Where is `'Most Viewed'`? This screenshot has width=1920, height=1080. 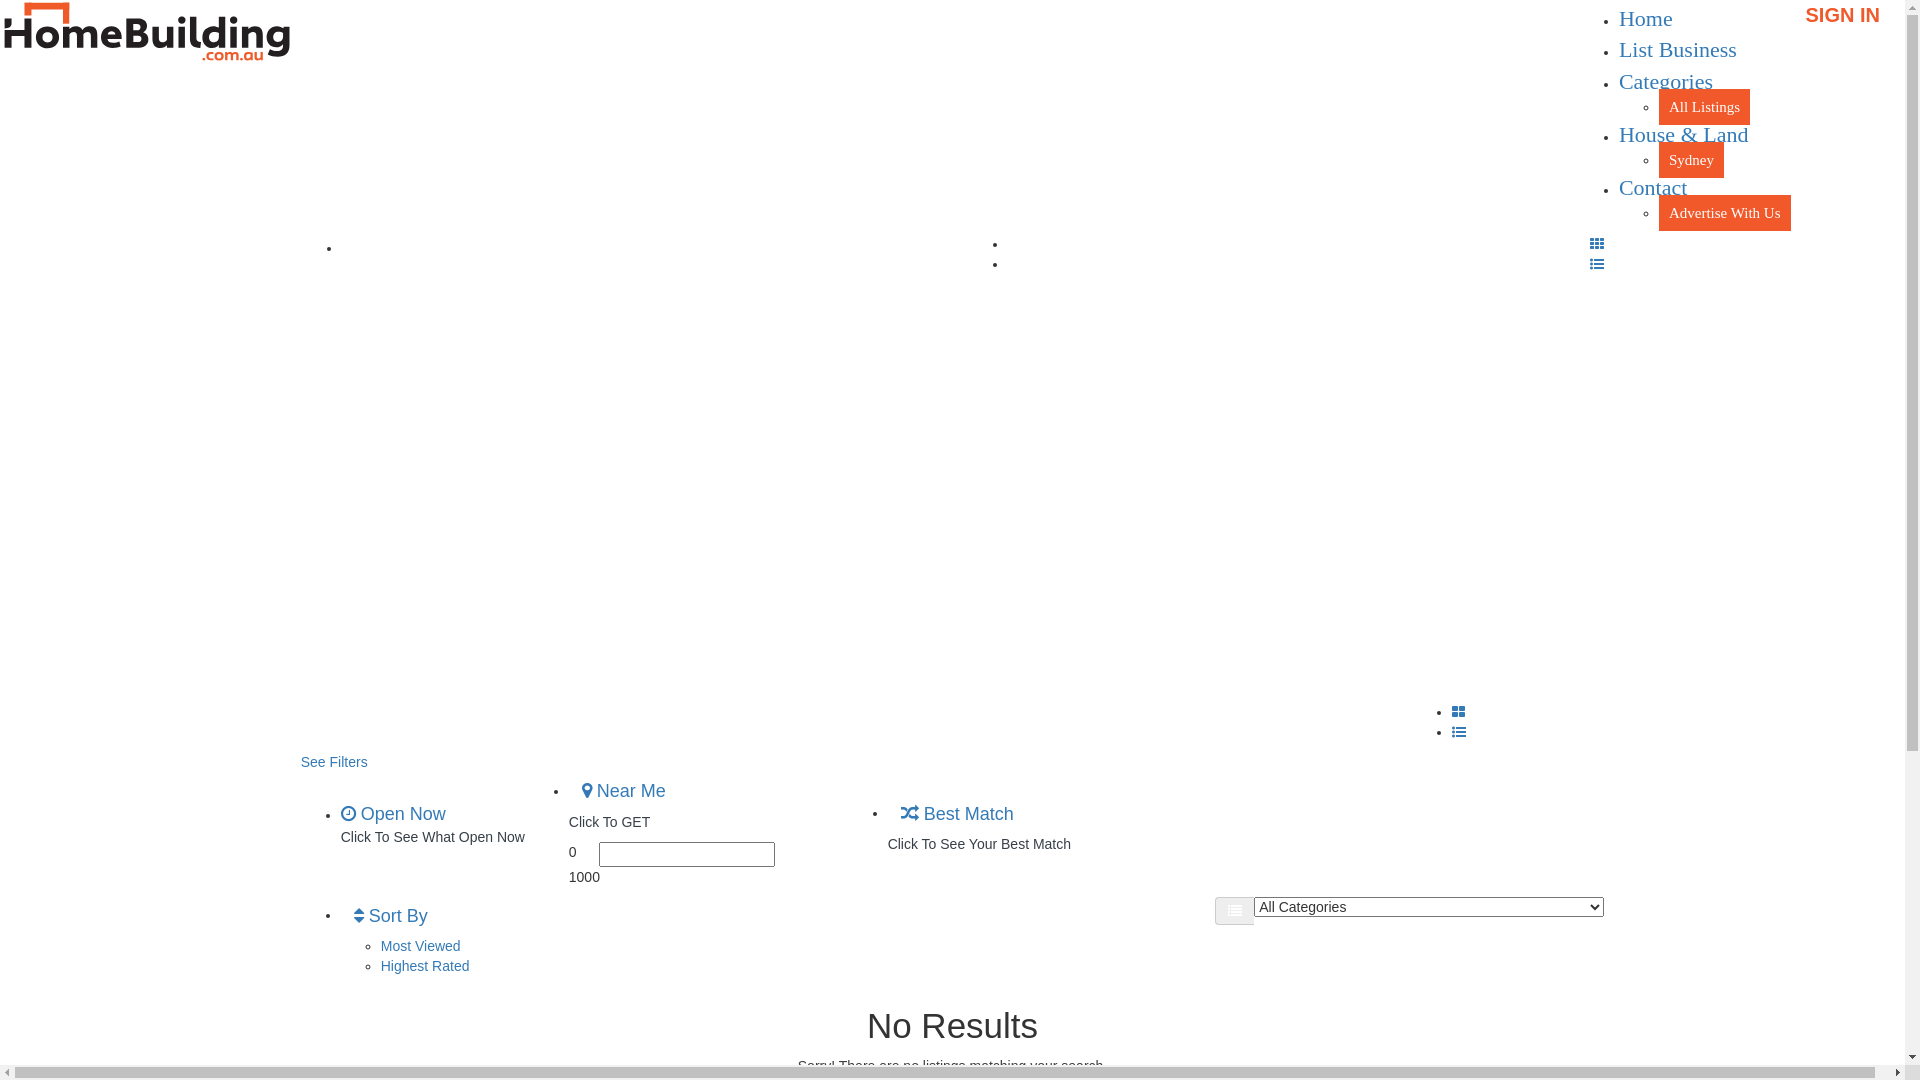
'Most Viewed' is located at coordinates (420, 945).